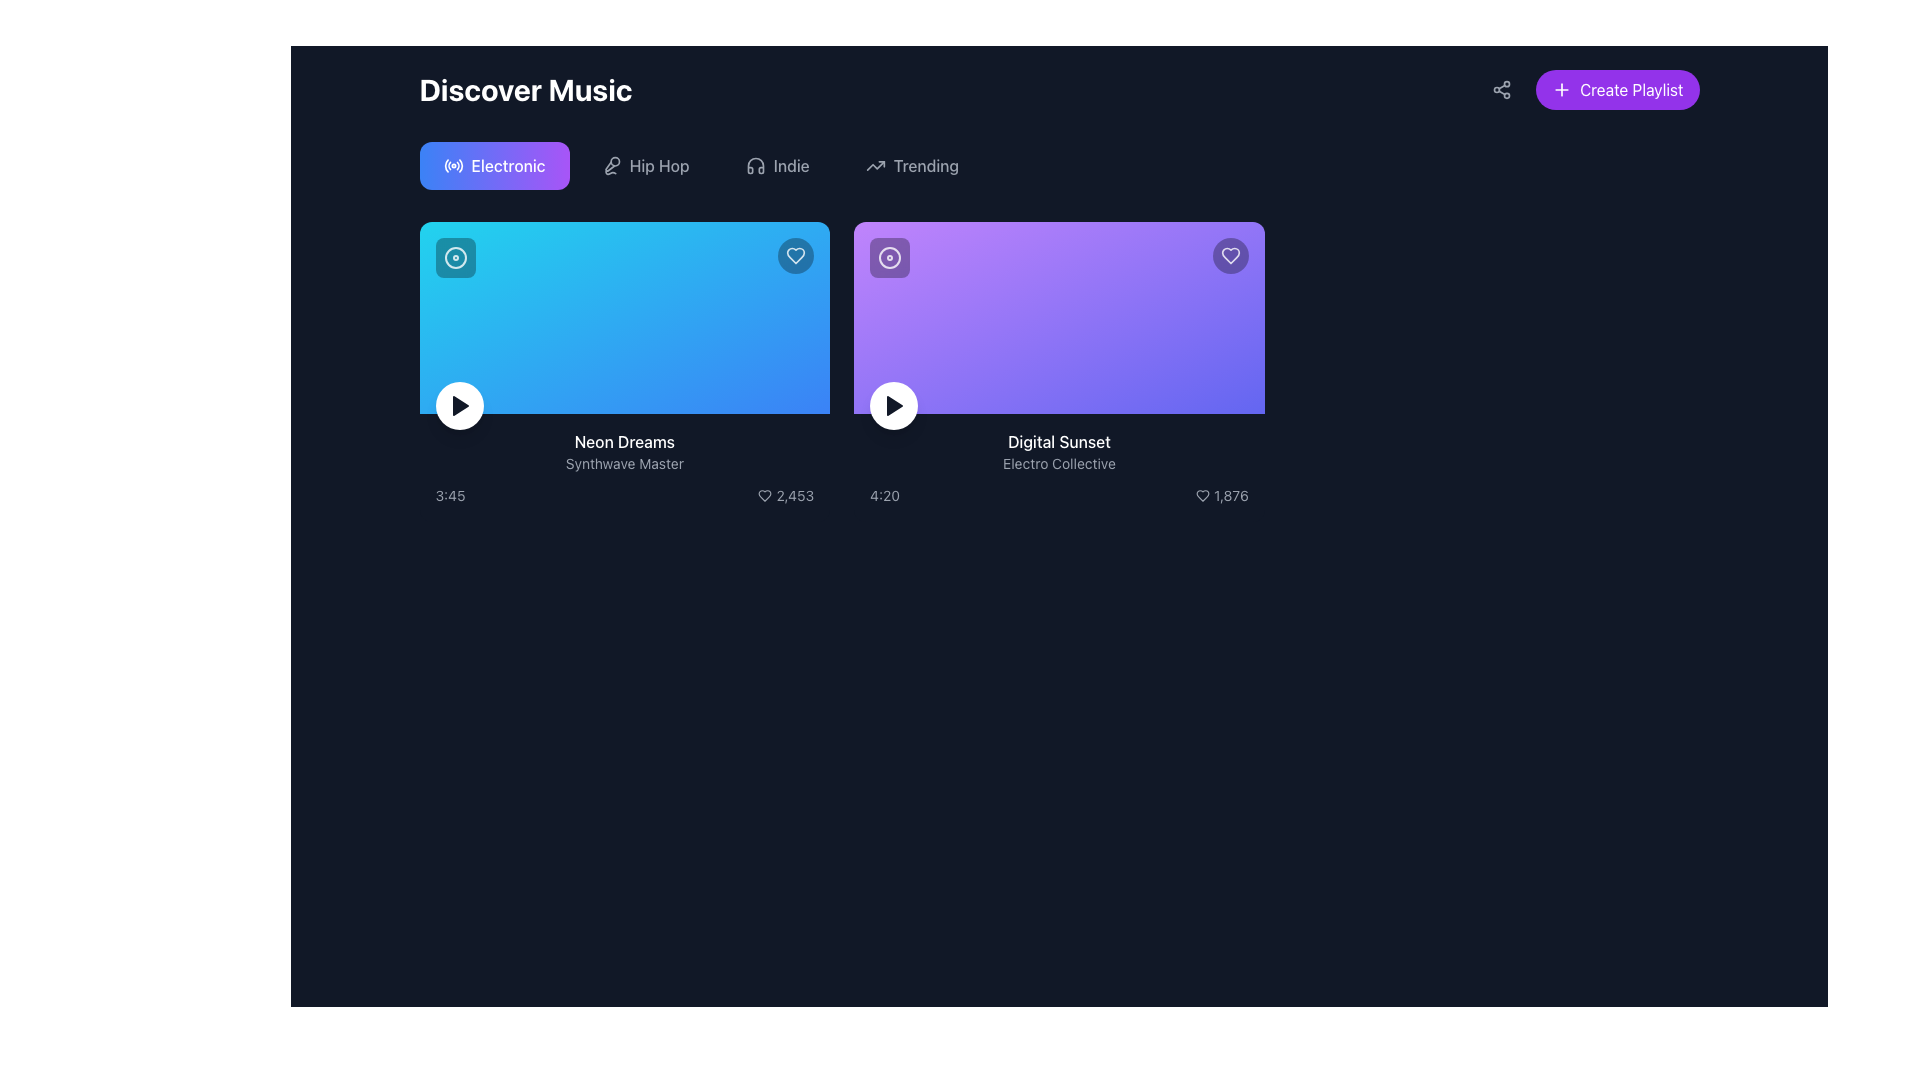  What do you see at coordinates (1058, 495) in the screenshot?
I see `information displayed in the composite element showing the track duration '4:20' and the number of likes '1,876' beneath the purple card labeled 'Digital Sunset'` at bounding box center [1058, 495].